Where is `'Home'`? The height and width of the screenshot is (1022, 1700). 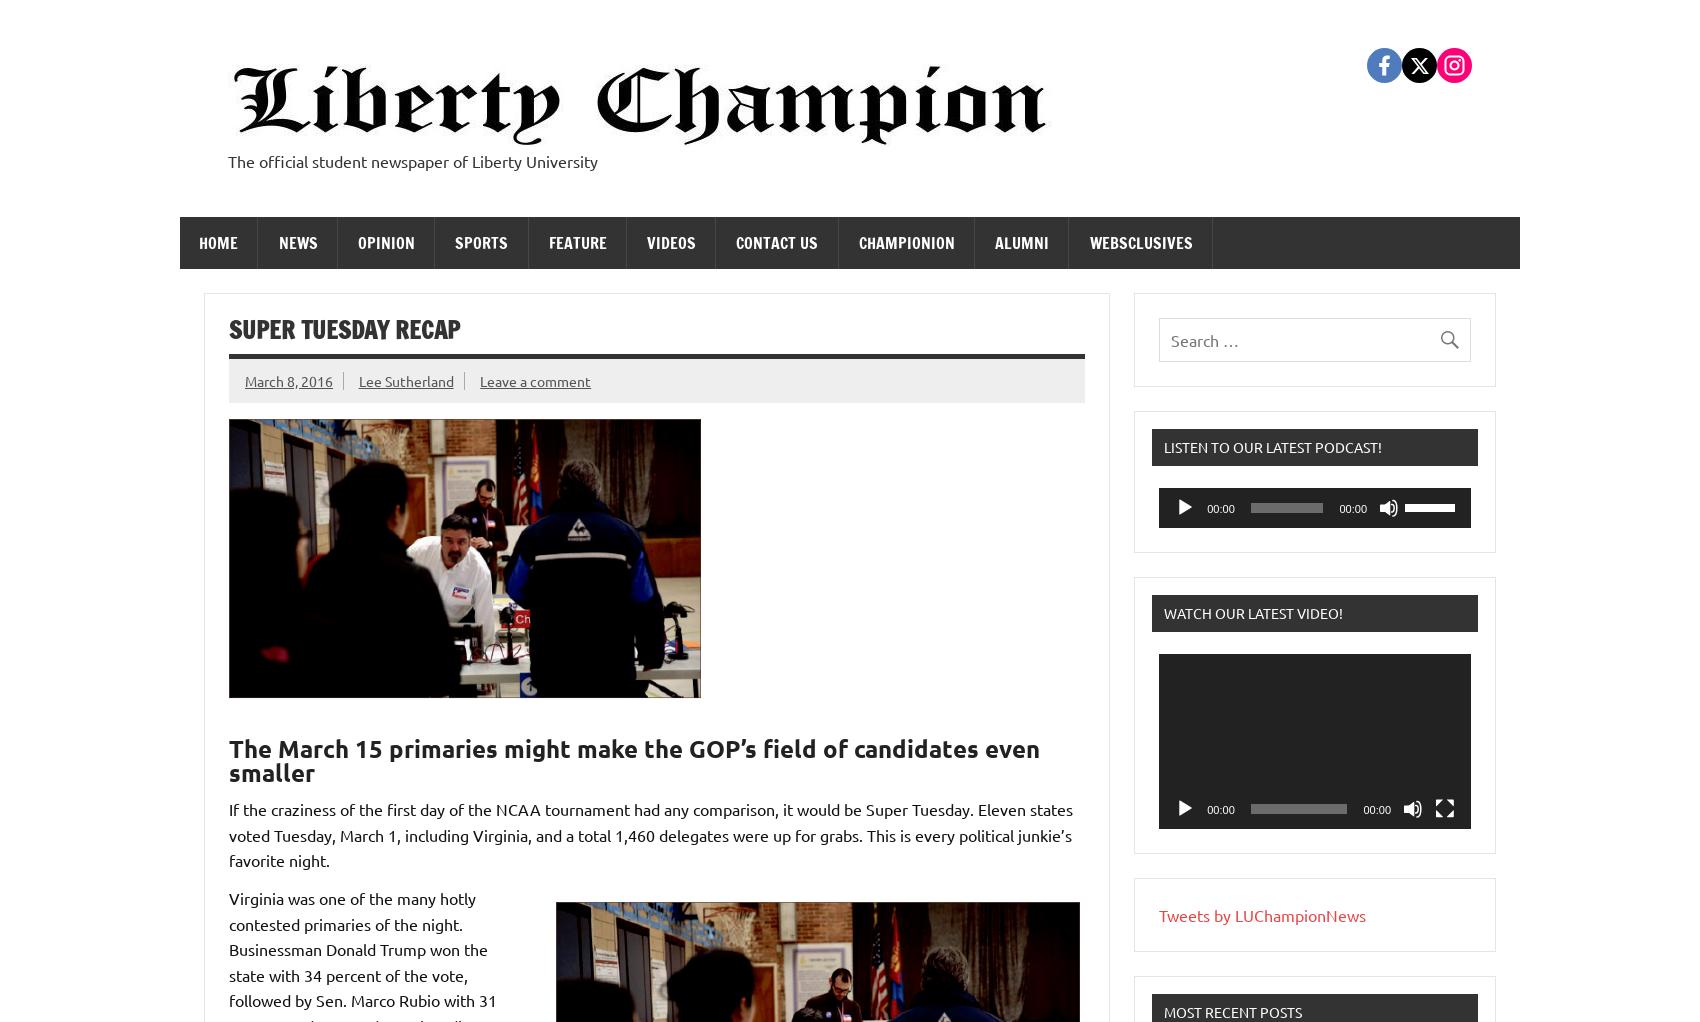 'Home' is located at coordinates (218, 241).